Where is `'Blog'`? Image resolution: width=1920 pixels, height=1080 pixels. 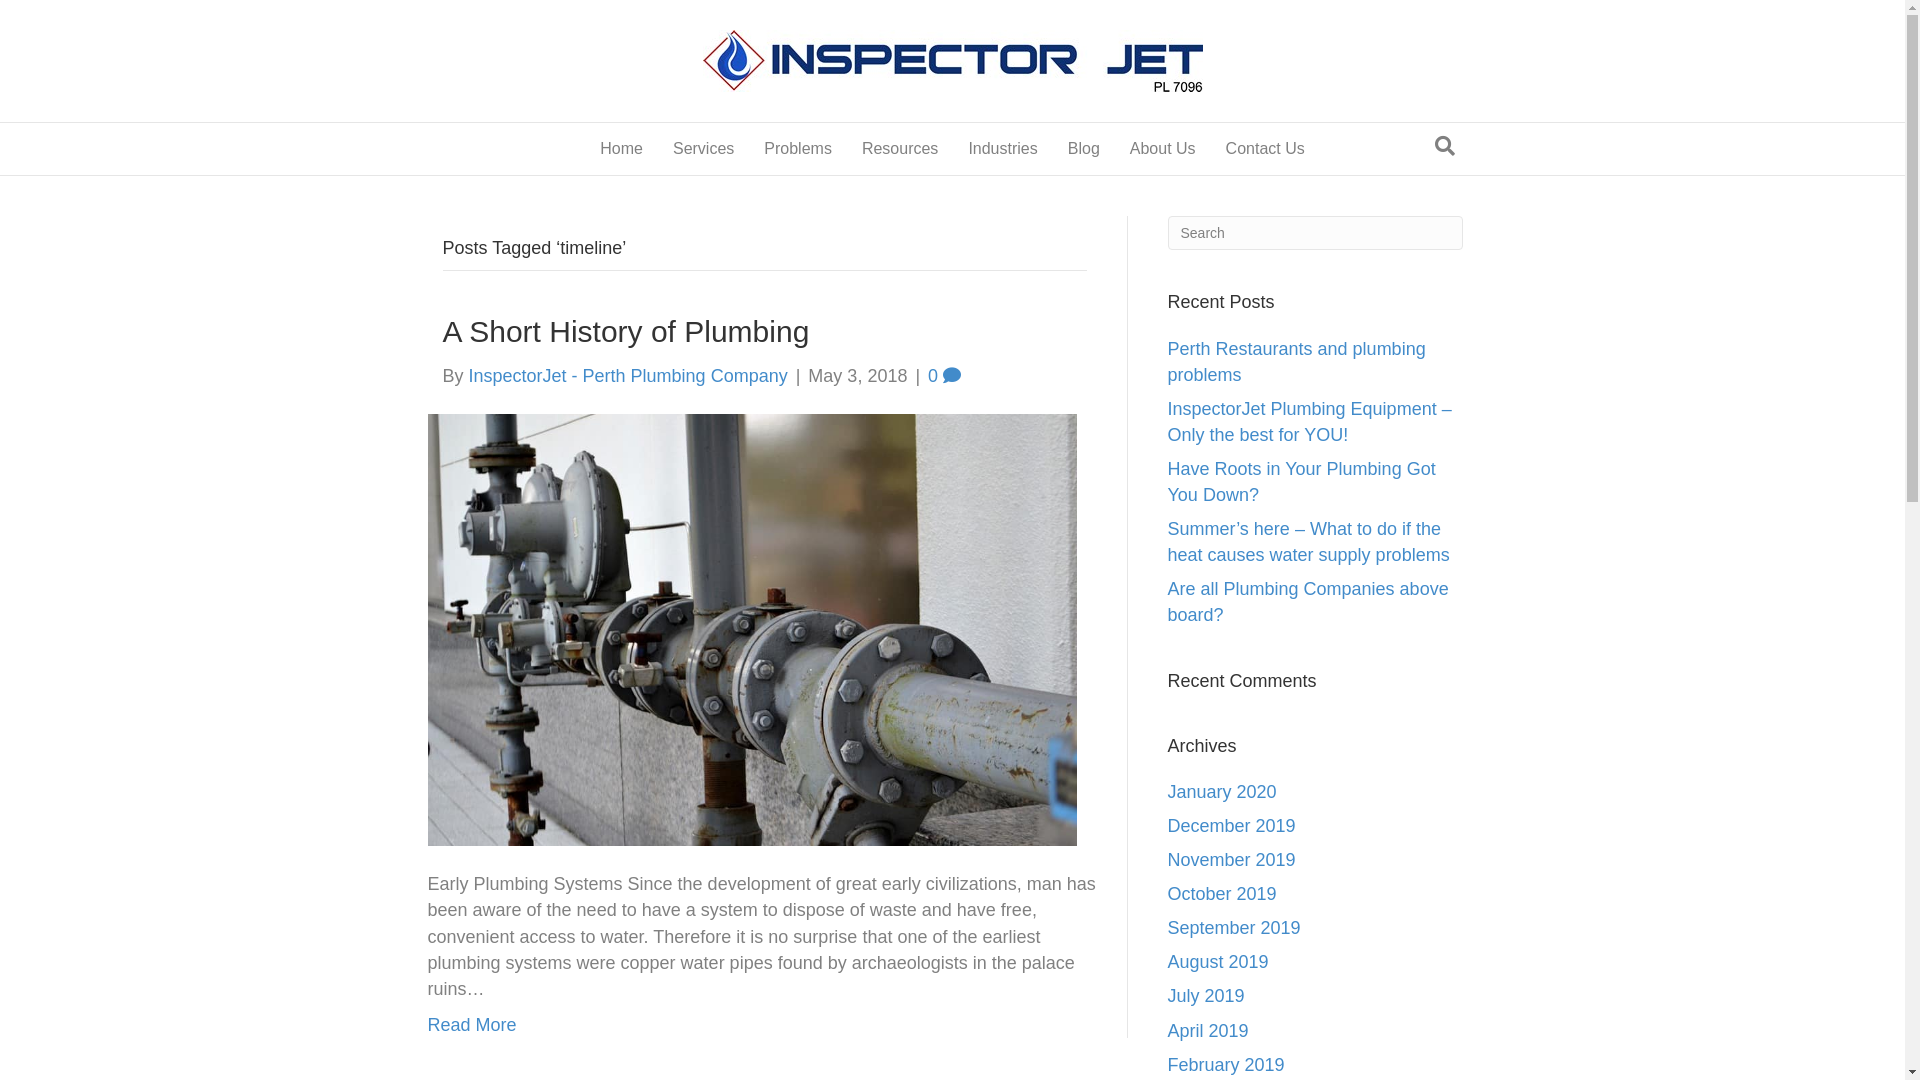
'Blog' is located at coordinates (1083, 148).